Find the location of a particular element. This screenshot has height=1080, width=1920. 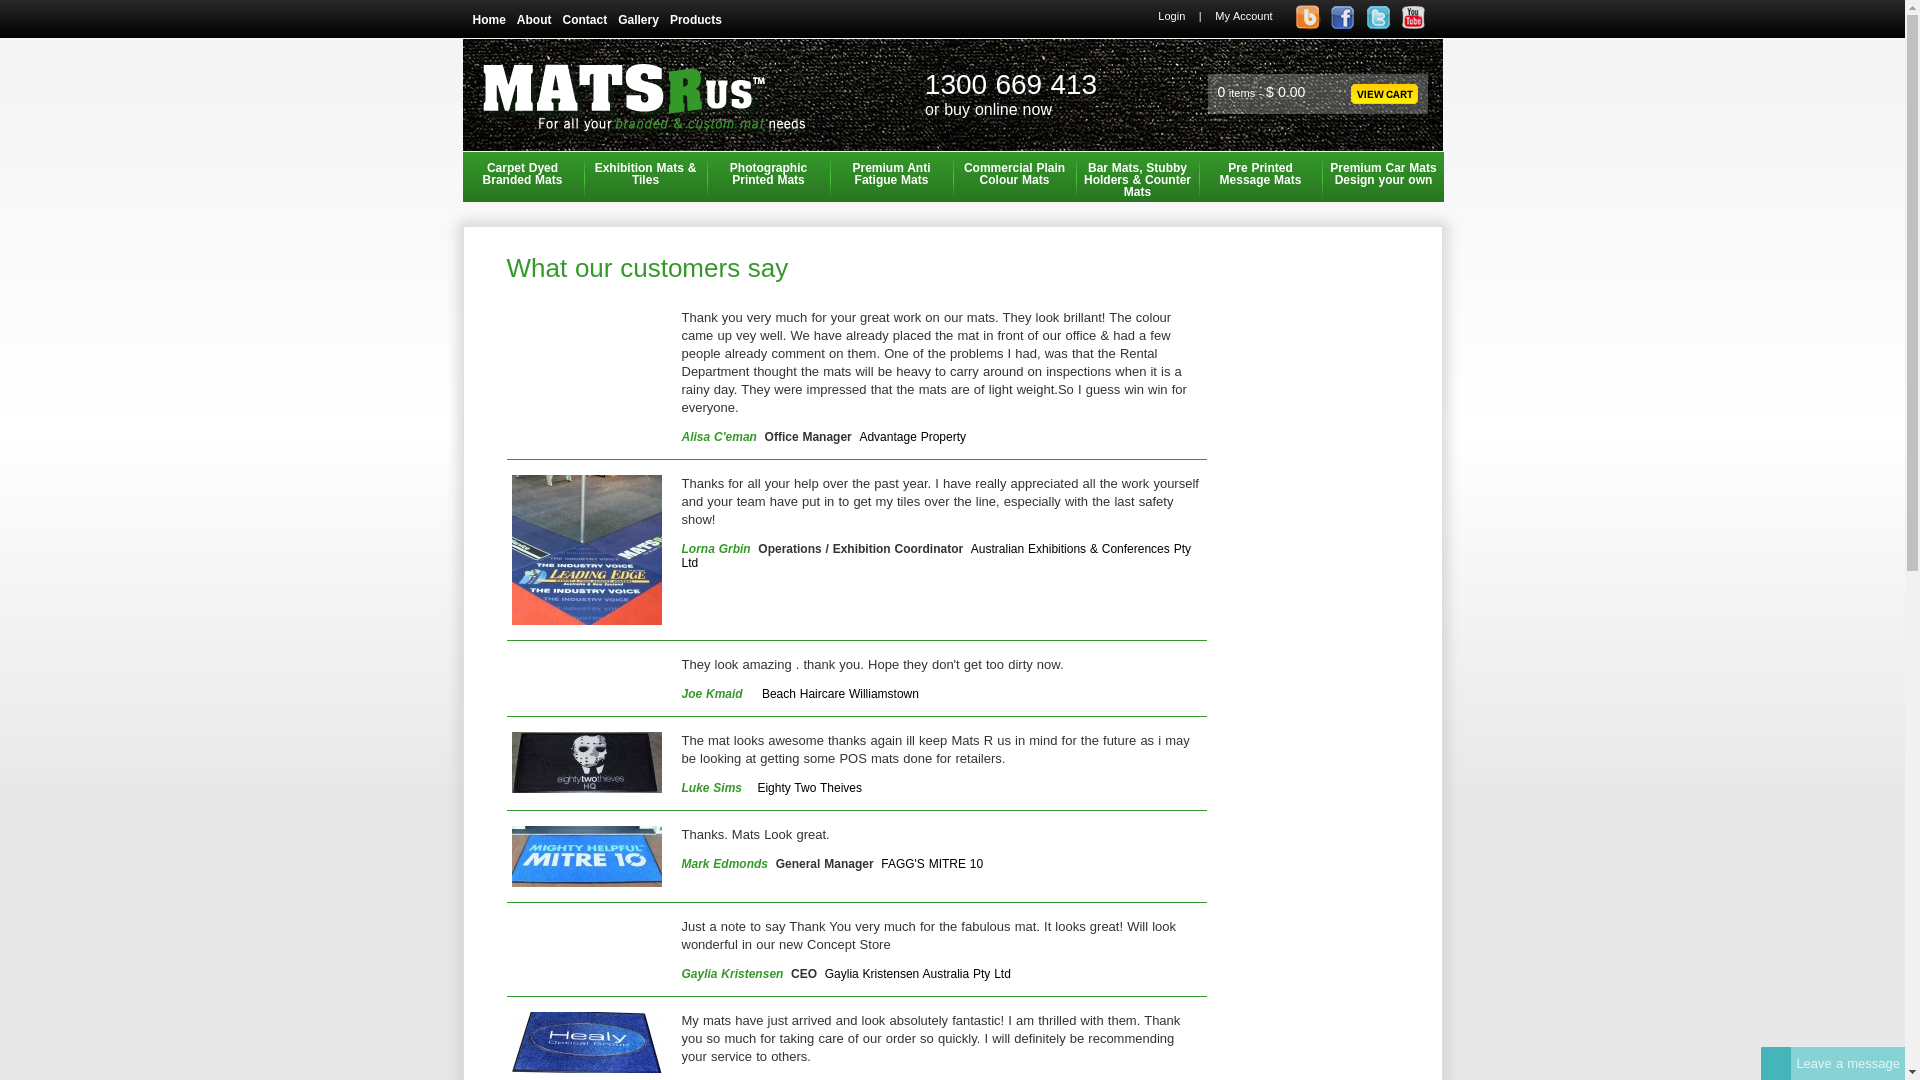

'MatsRus Blog' is located at coordinates (1308, 17).